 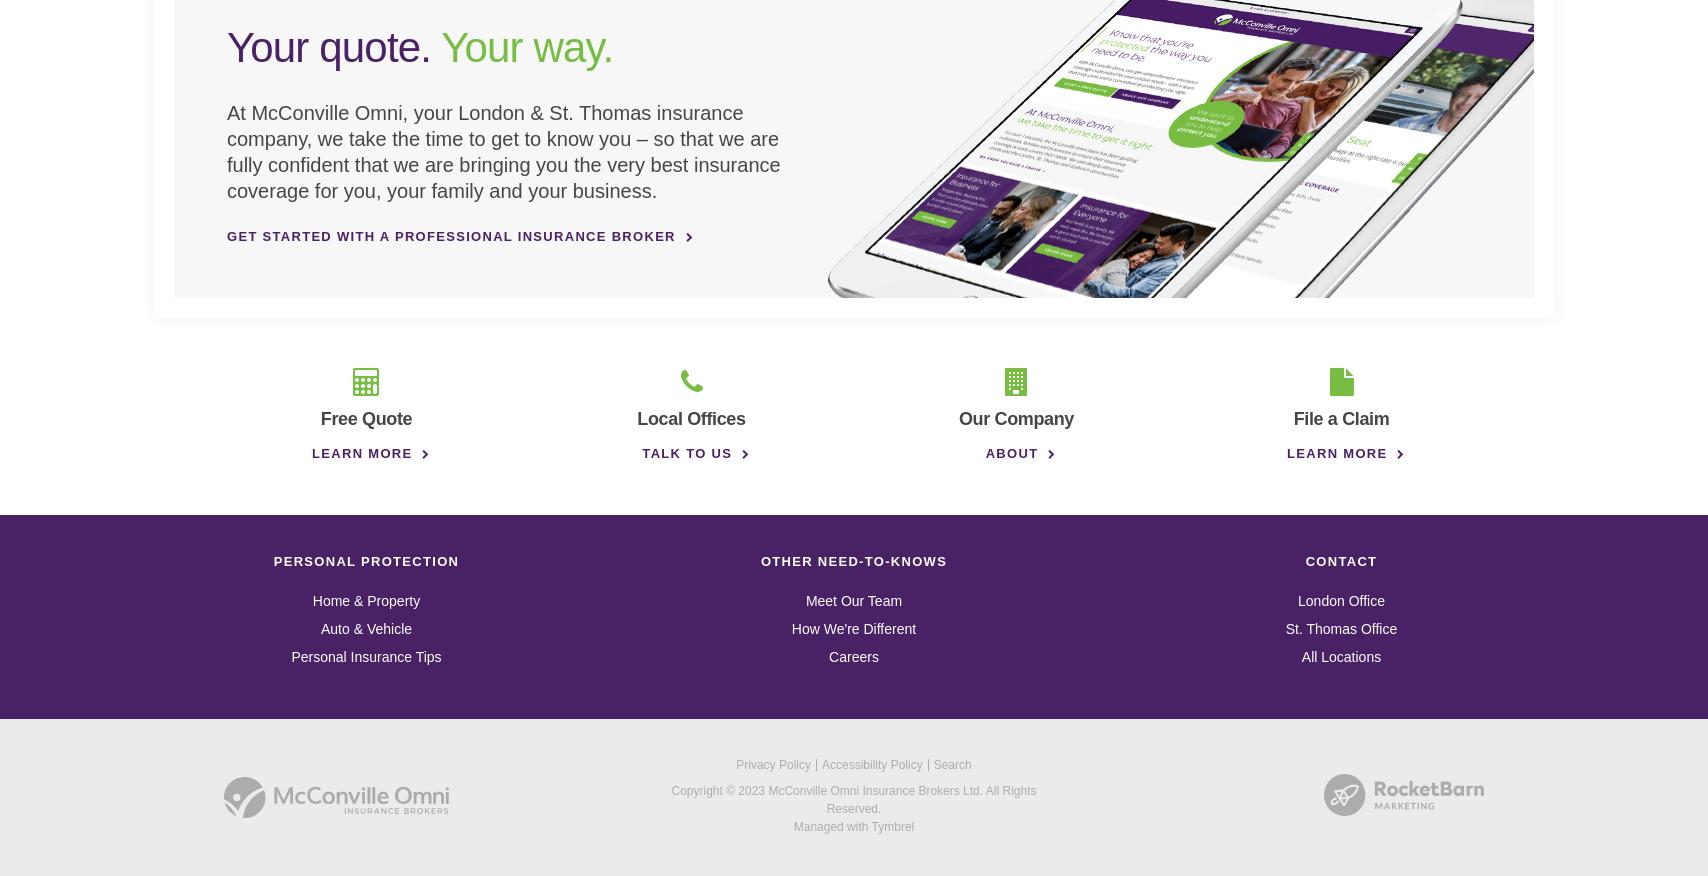 What do you see at coordinates (773, 763) in the screenshot?
I see `'Privacy Policy'` at bounding box center [773, 763].